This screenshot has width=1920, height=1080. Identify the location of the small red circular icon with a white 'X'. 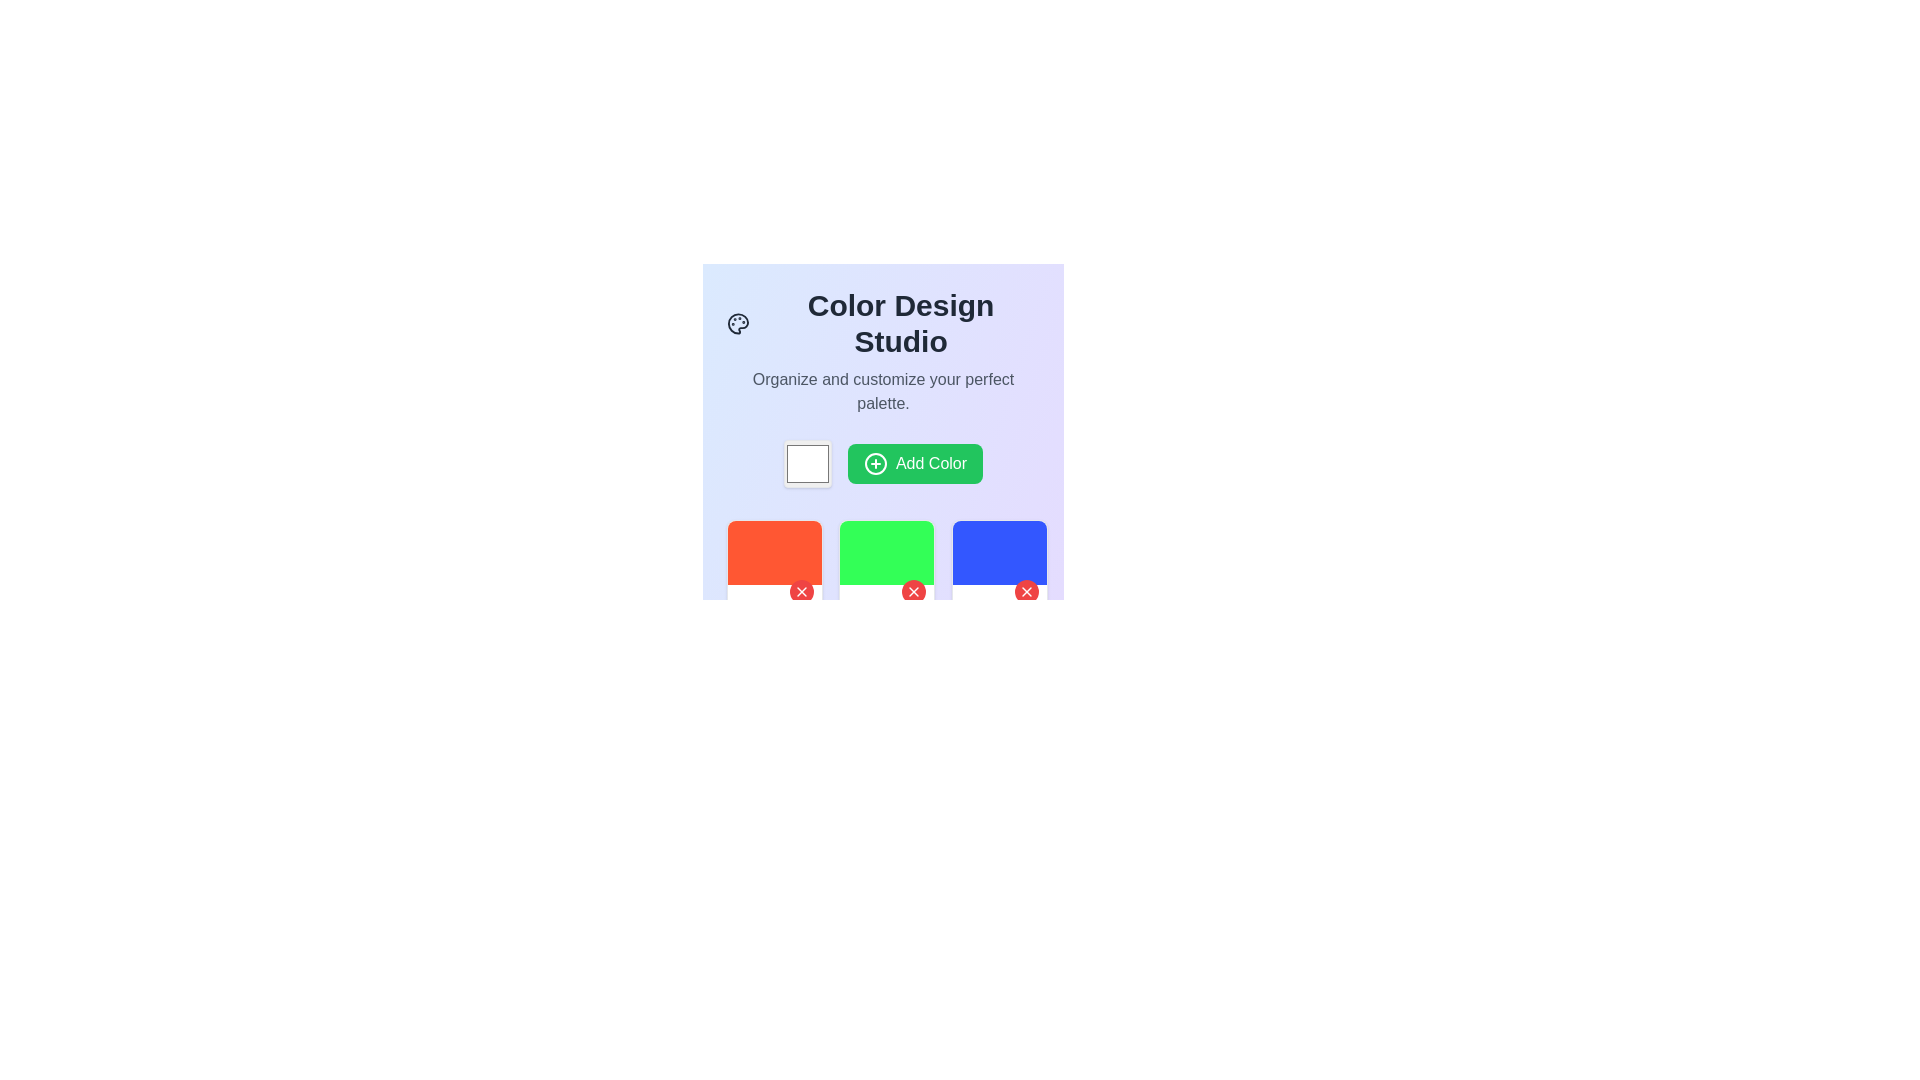
(1026, 590).